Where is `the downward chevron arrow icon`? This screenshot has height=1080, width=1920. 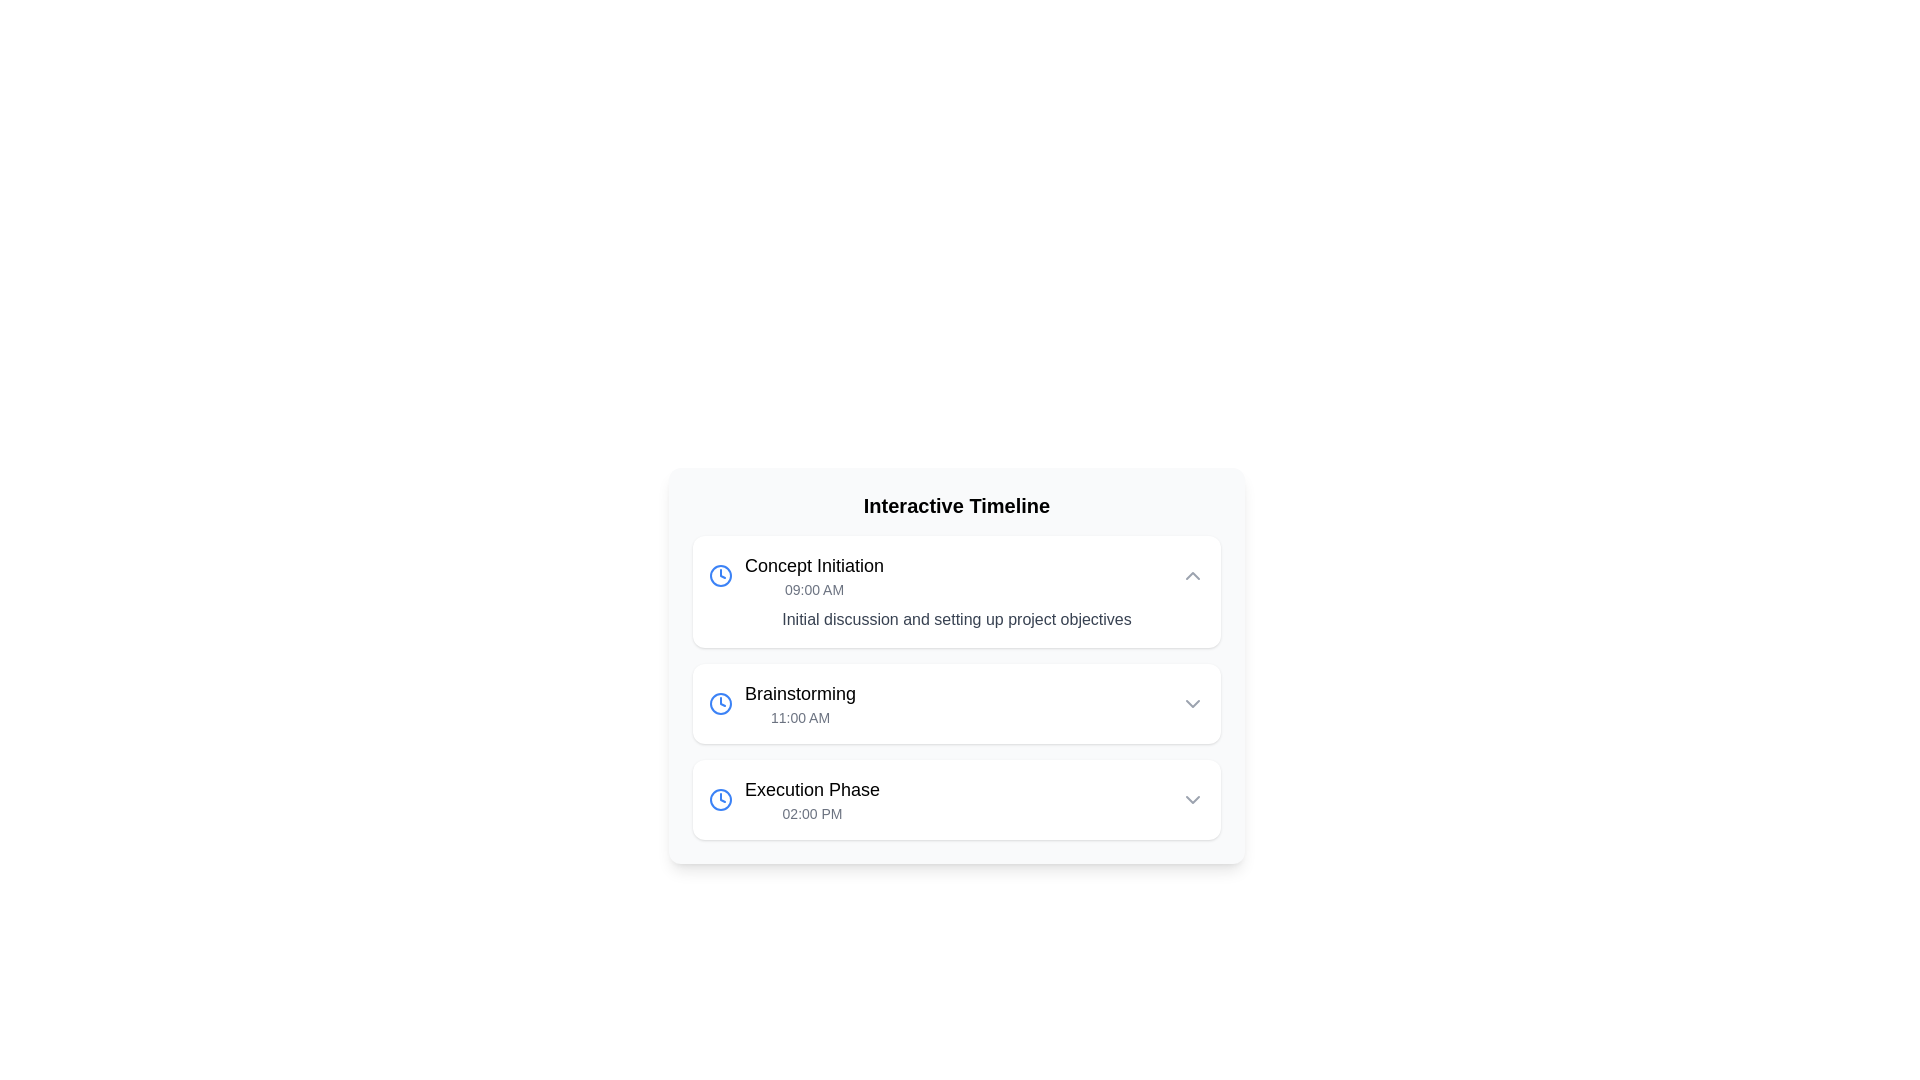 the downward chevron arrow icon is located at coordinates (1193, 798).